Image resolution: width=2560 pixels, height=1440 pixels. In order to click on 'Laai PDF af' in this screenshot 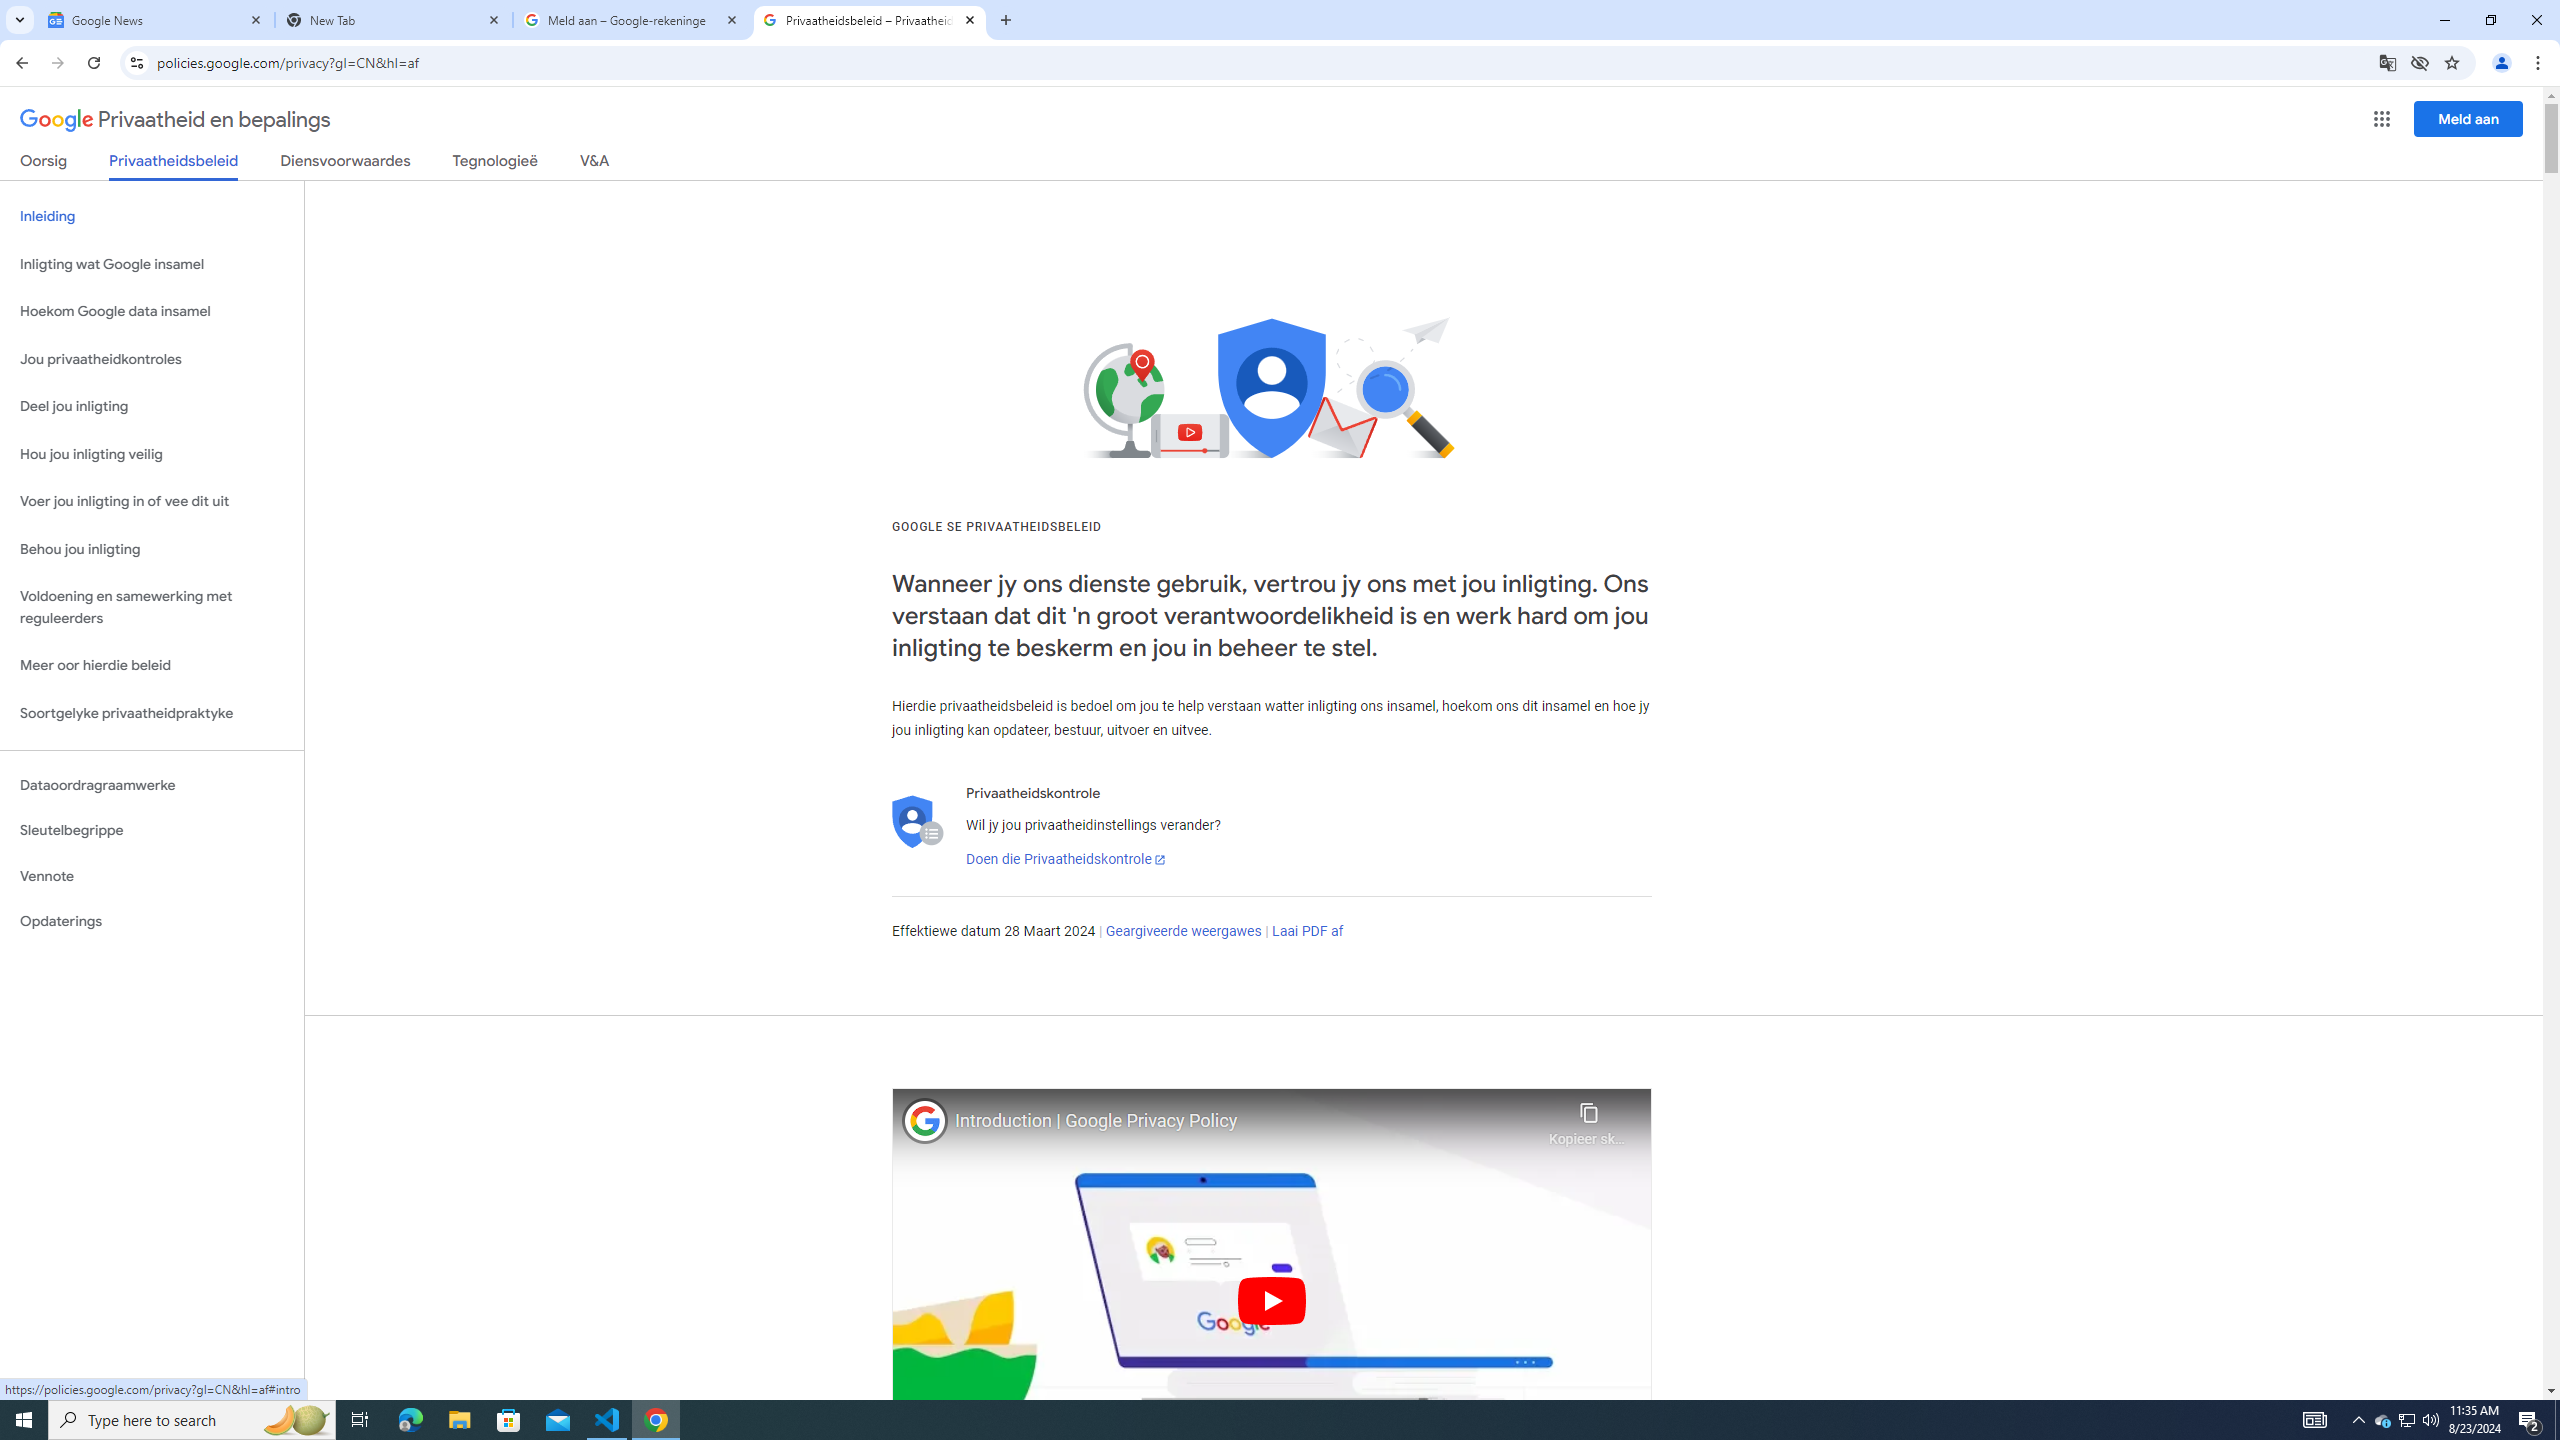, I will do `click(1308, 930)`.